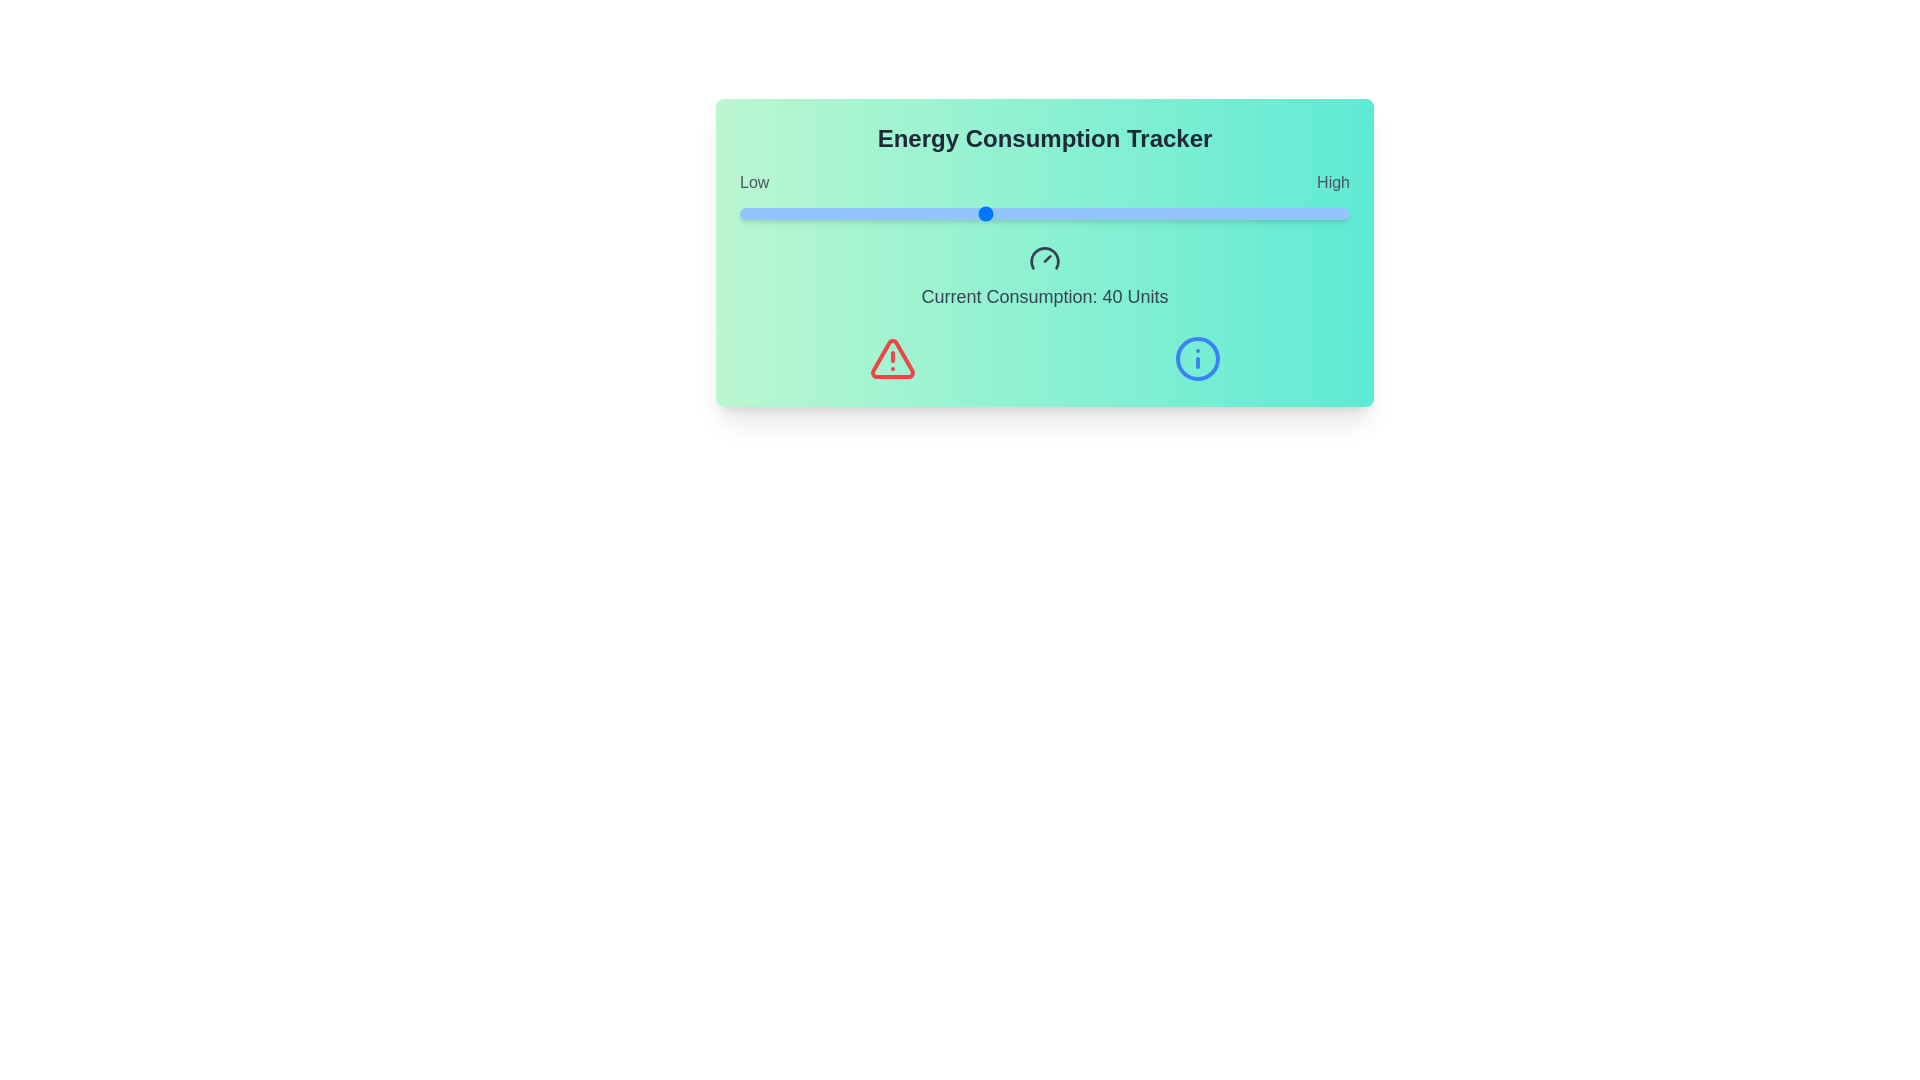 This screenshot has width=1920, height=1080. Describe the element at coordinates (801, 213) in the screenshot. I see `the energy consumption slider to 10 units` at that location.